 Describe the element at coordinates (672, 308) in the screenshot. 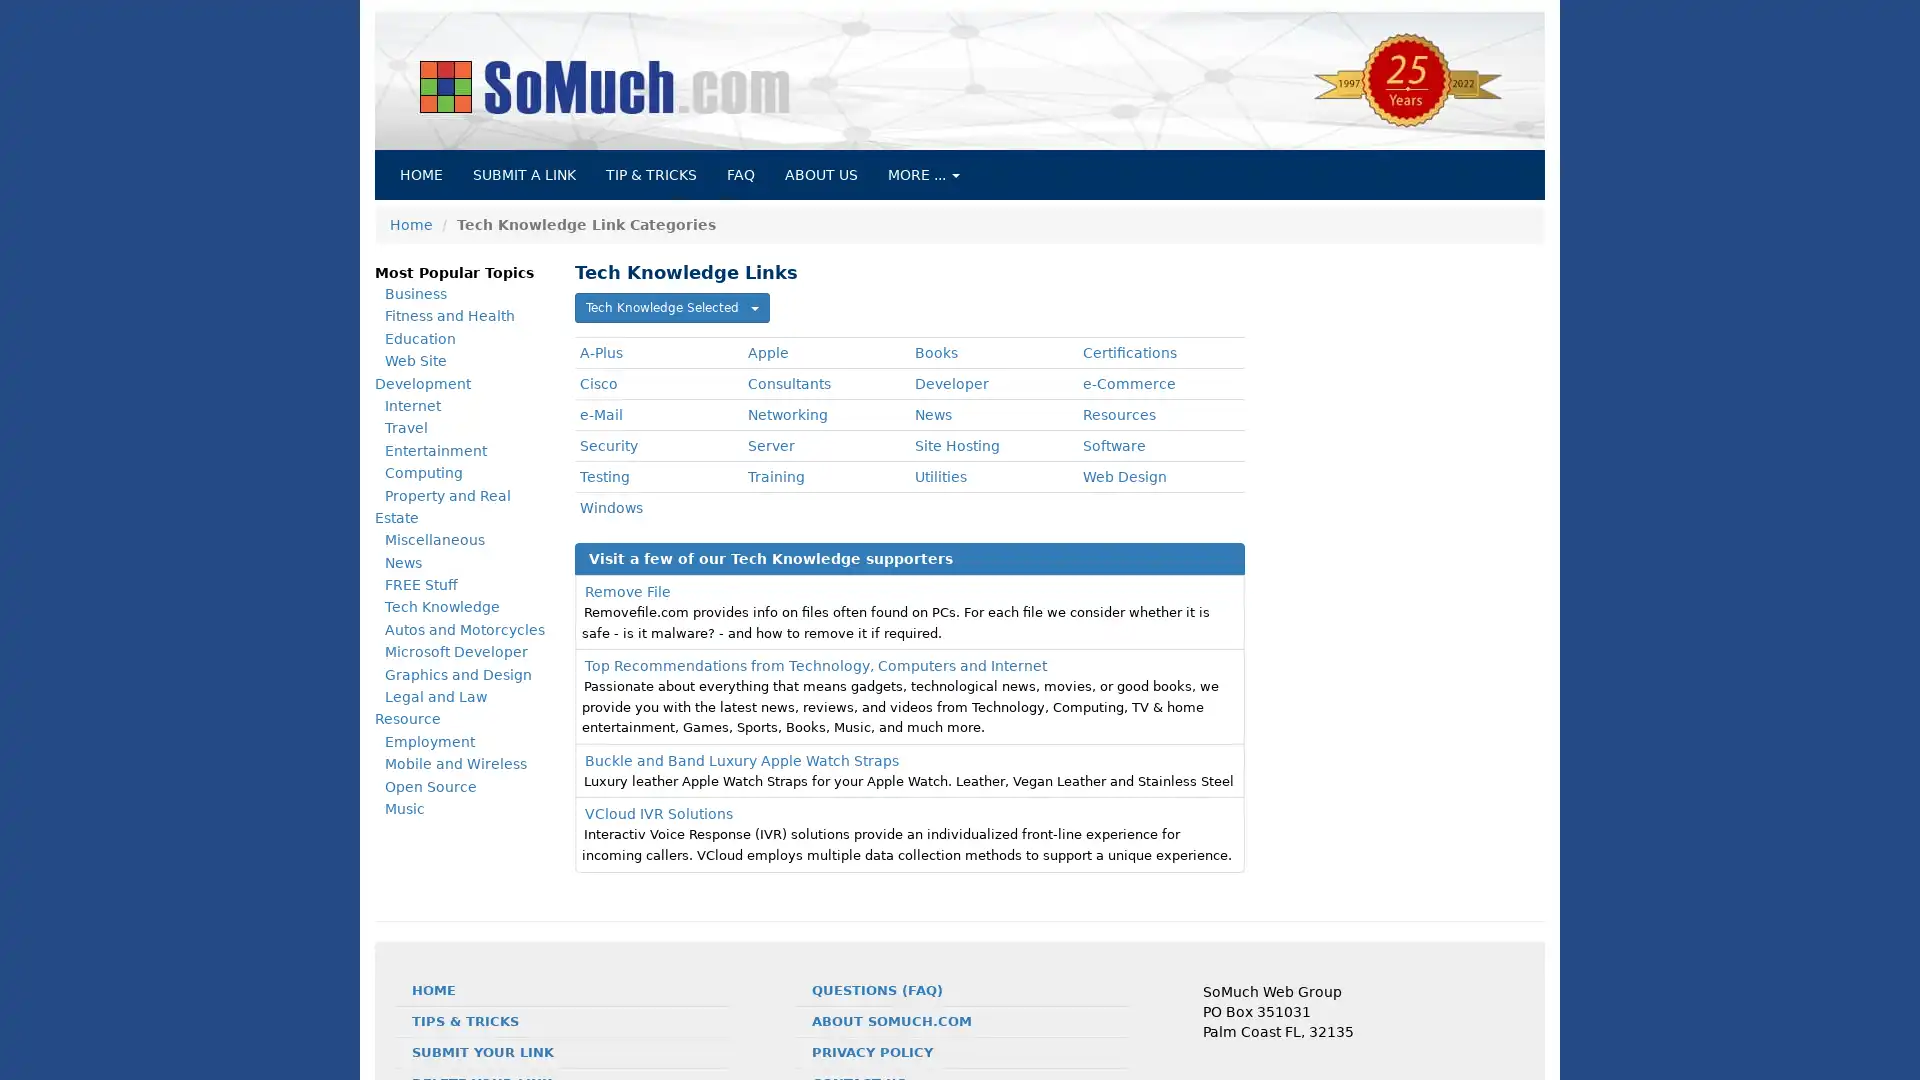

I see `Tech Knowledge Selected` at that location.